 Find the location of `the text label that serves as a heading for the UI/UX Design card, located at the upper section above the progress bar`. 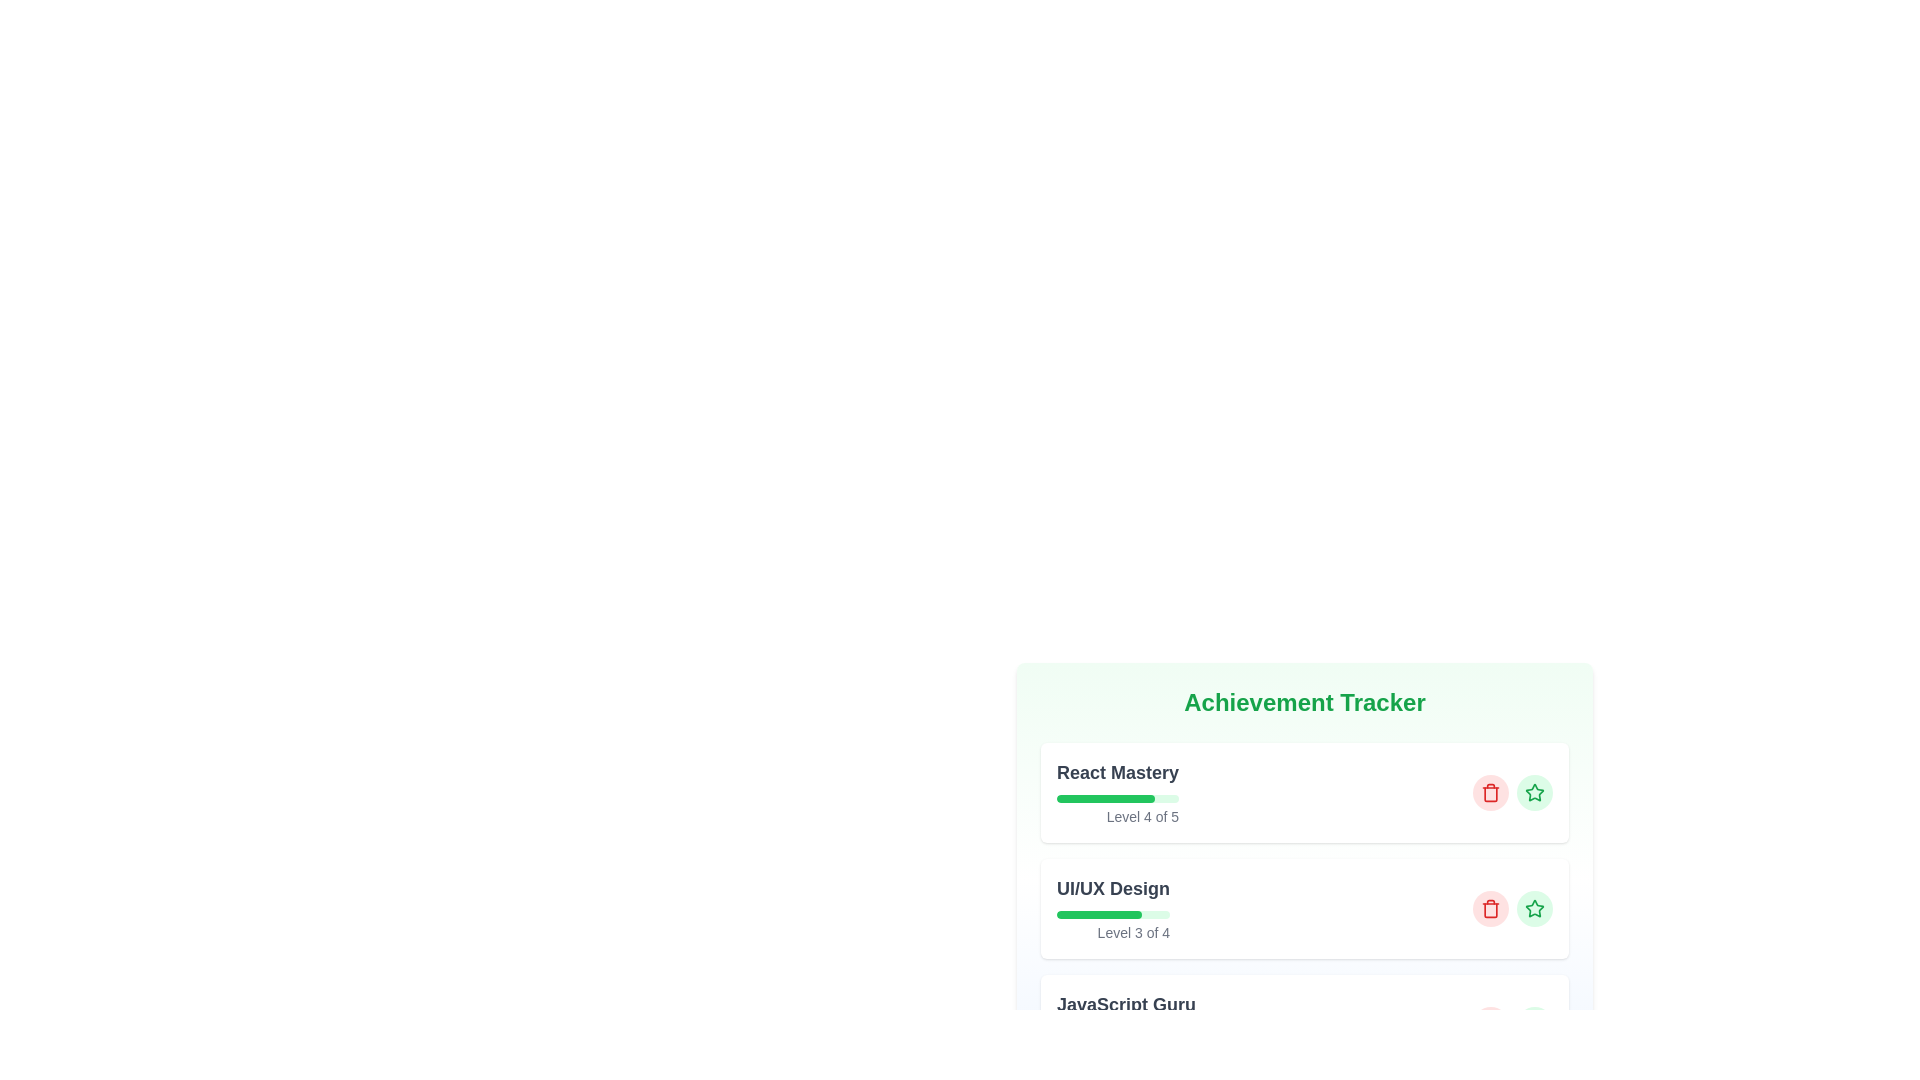

the text label that serves as a heading for the UI/UX Design card, located at the upper section above the progress bar is located at coordinates (1112, 887).